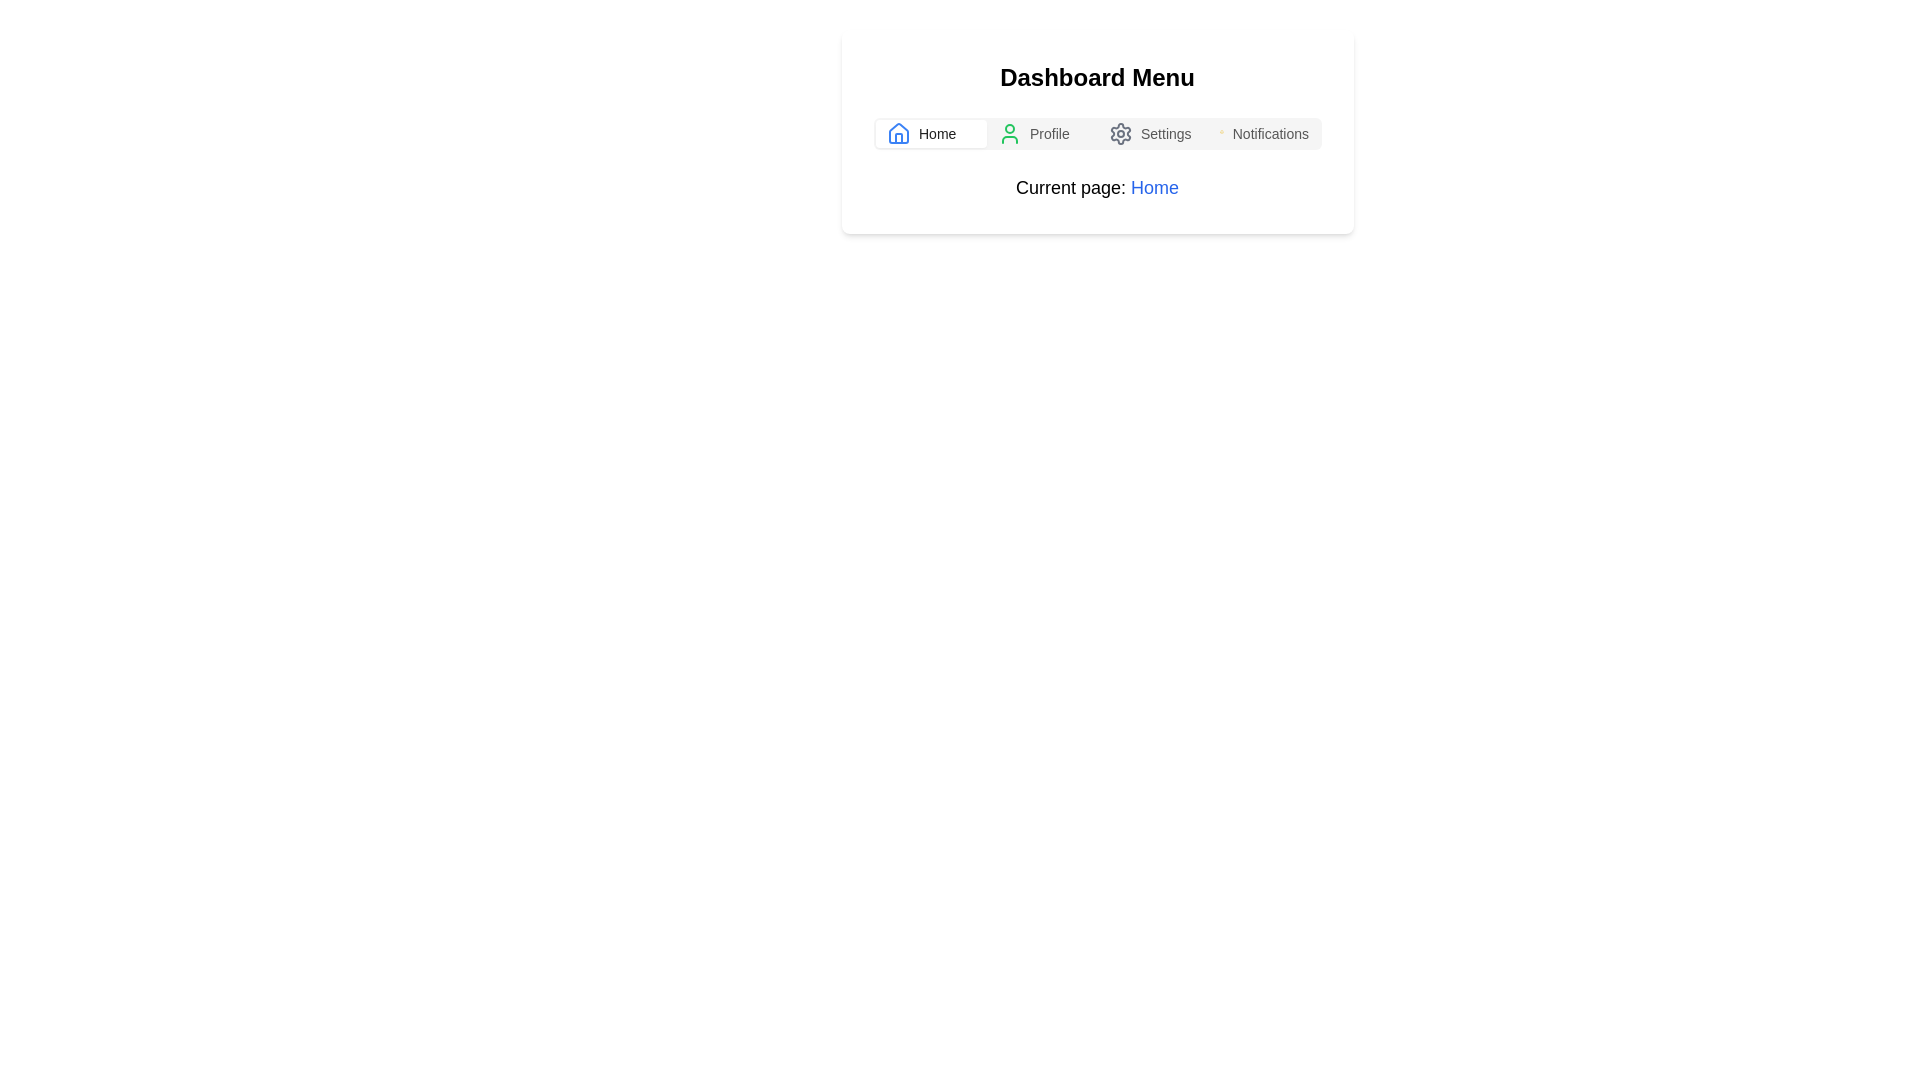  I want to click on the 'Home' navigation tab located in the top-center of the interface, so click(930, 134).